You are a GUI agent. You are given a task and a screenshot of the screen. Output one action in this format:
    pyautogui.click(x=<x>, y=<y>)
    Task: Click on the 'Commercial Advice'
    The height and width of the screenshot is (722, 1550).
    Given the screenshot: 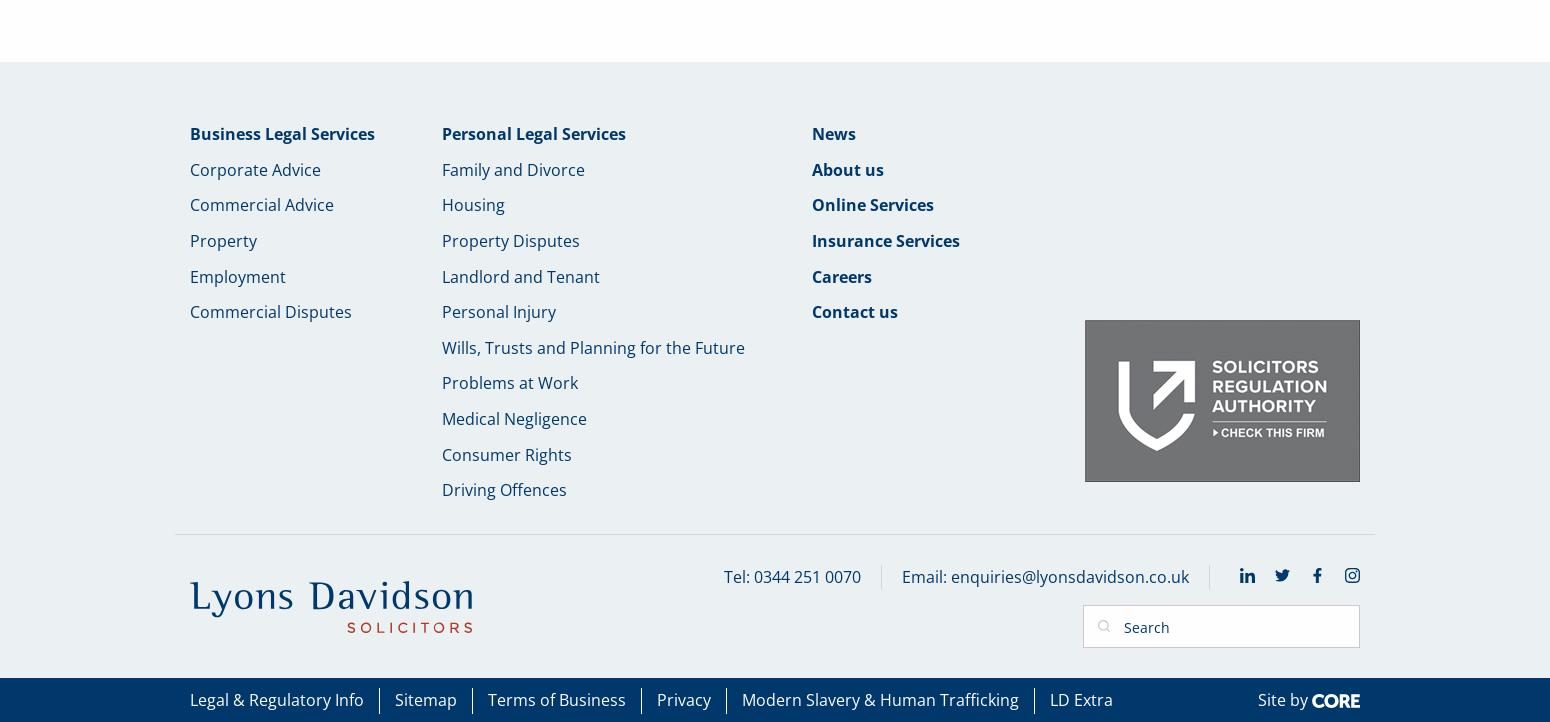 What is the action you would take?
    pyautogui.click(x=261, y=203)
    